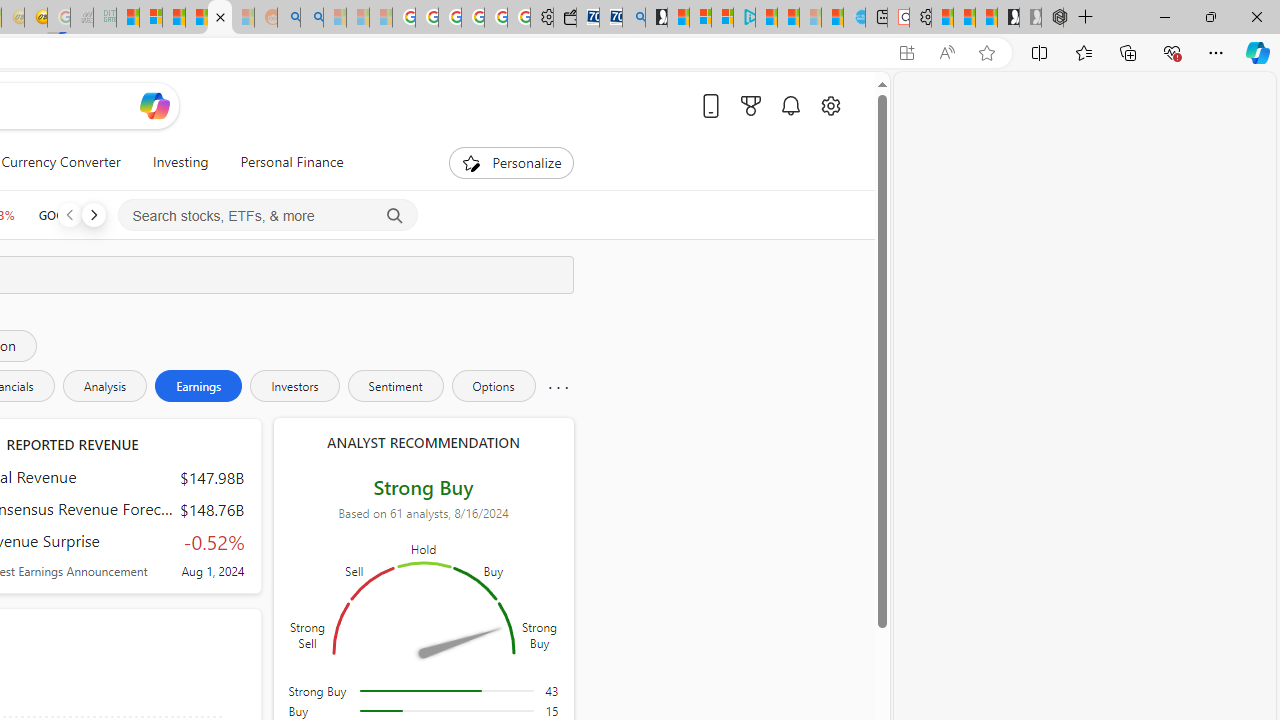 The width and height of the screenshot is (1280, 720). I want to click on 'Personalize', so click(512, 162).